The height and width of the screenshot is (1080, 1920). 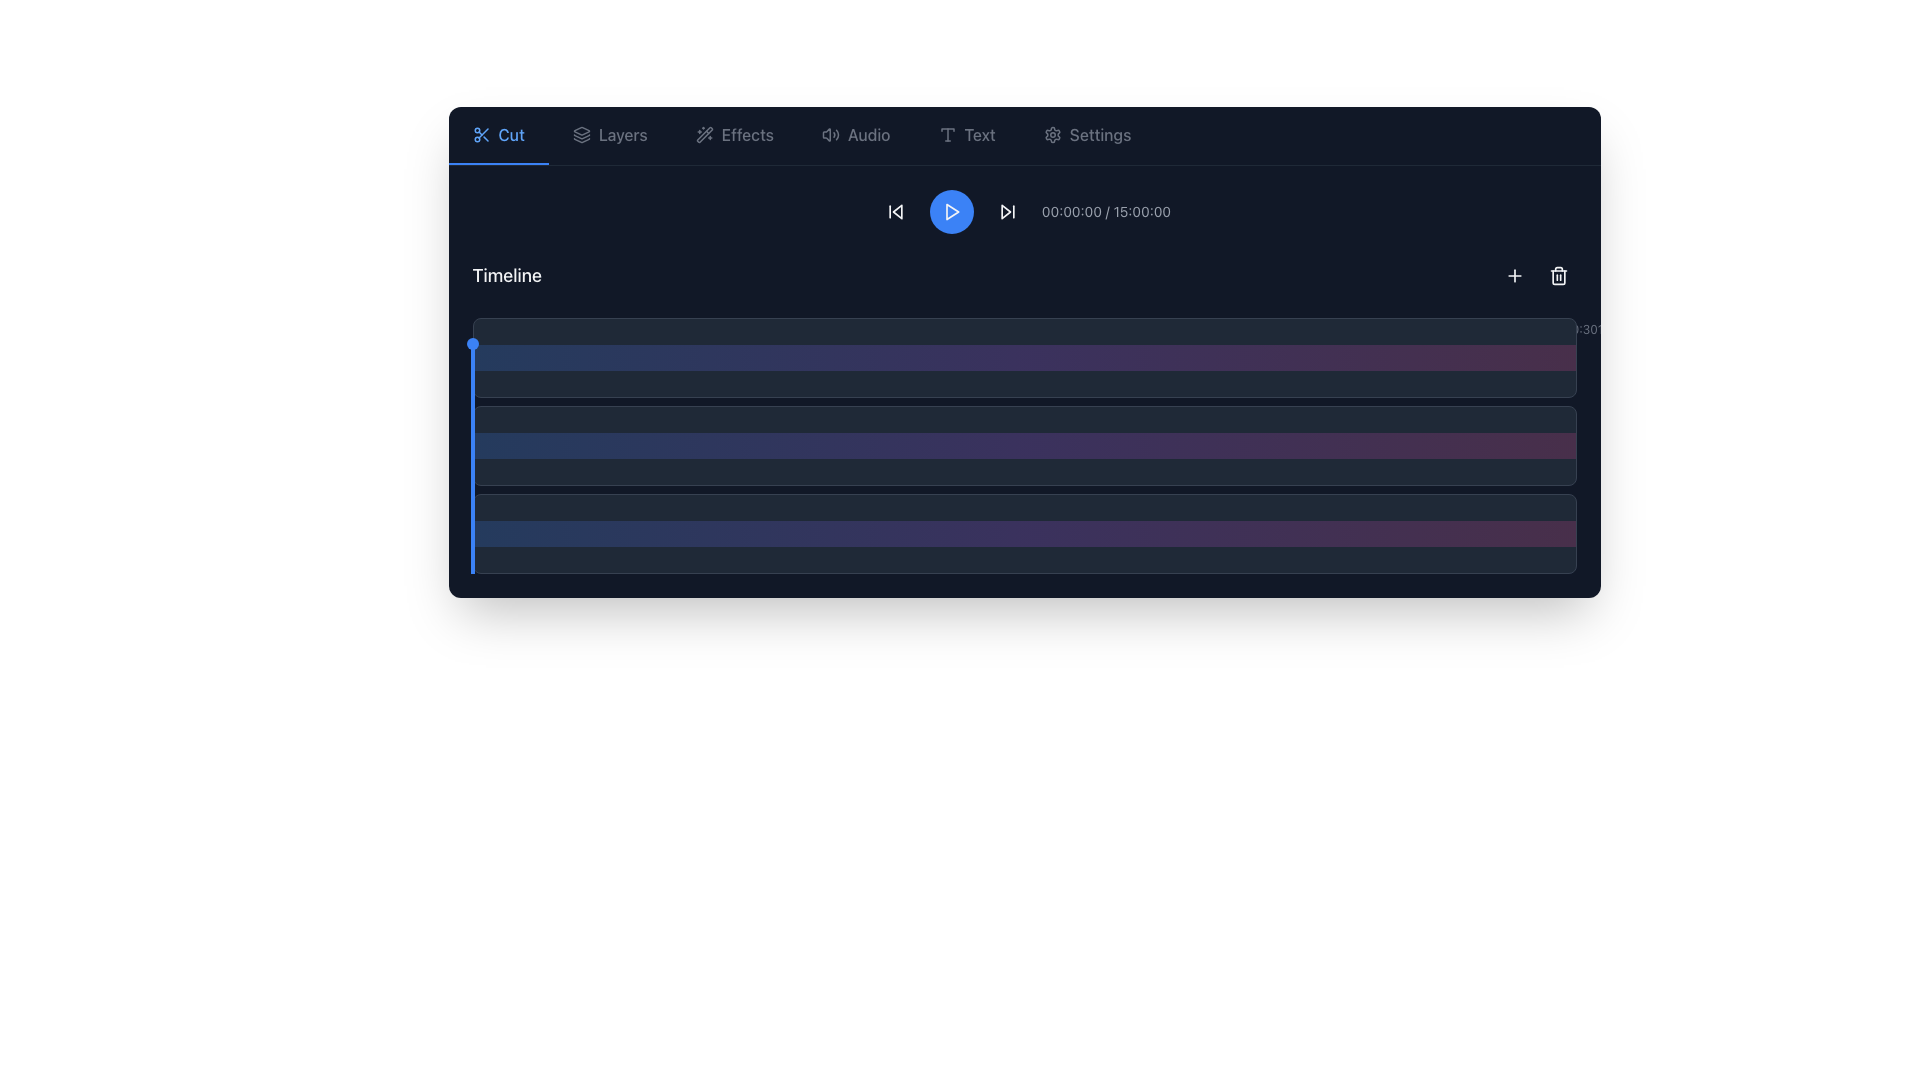 I want to click on the left-pointing triangular 'skip backward' SVG icon located in the media timeline control bar to skip backward in the media timeline, so click(x=896, y=212).